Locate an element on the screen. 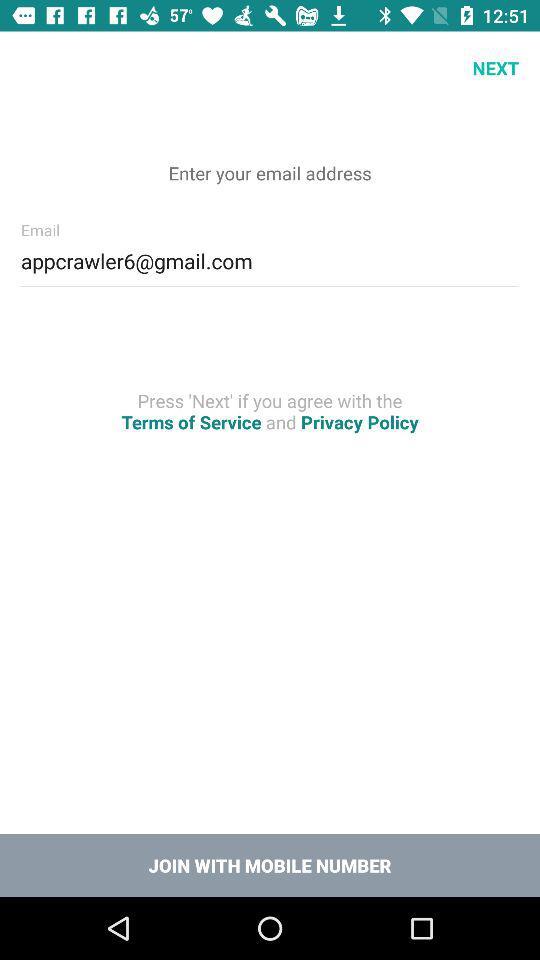  item above join with mobile icon is located at coordinates (270, 410).